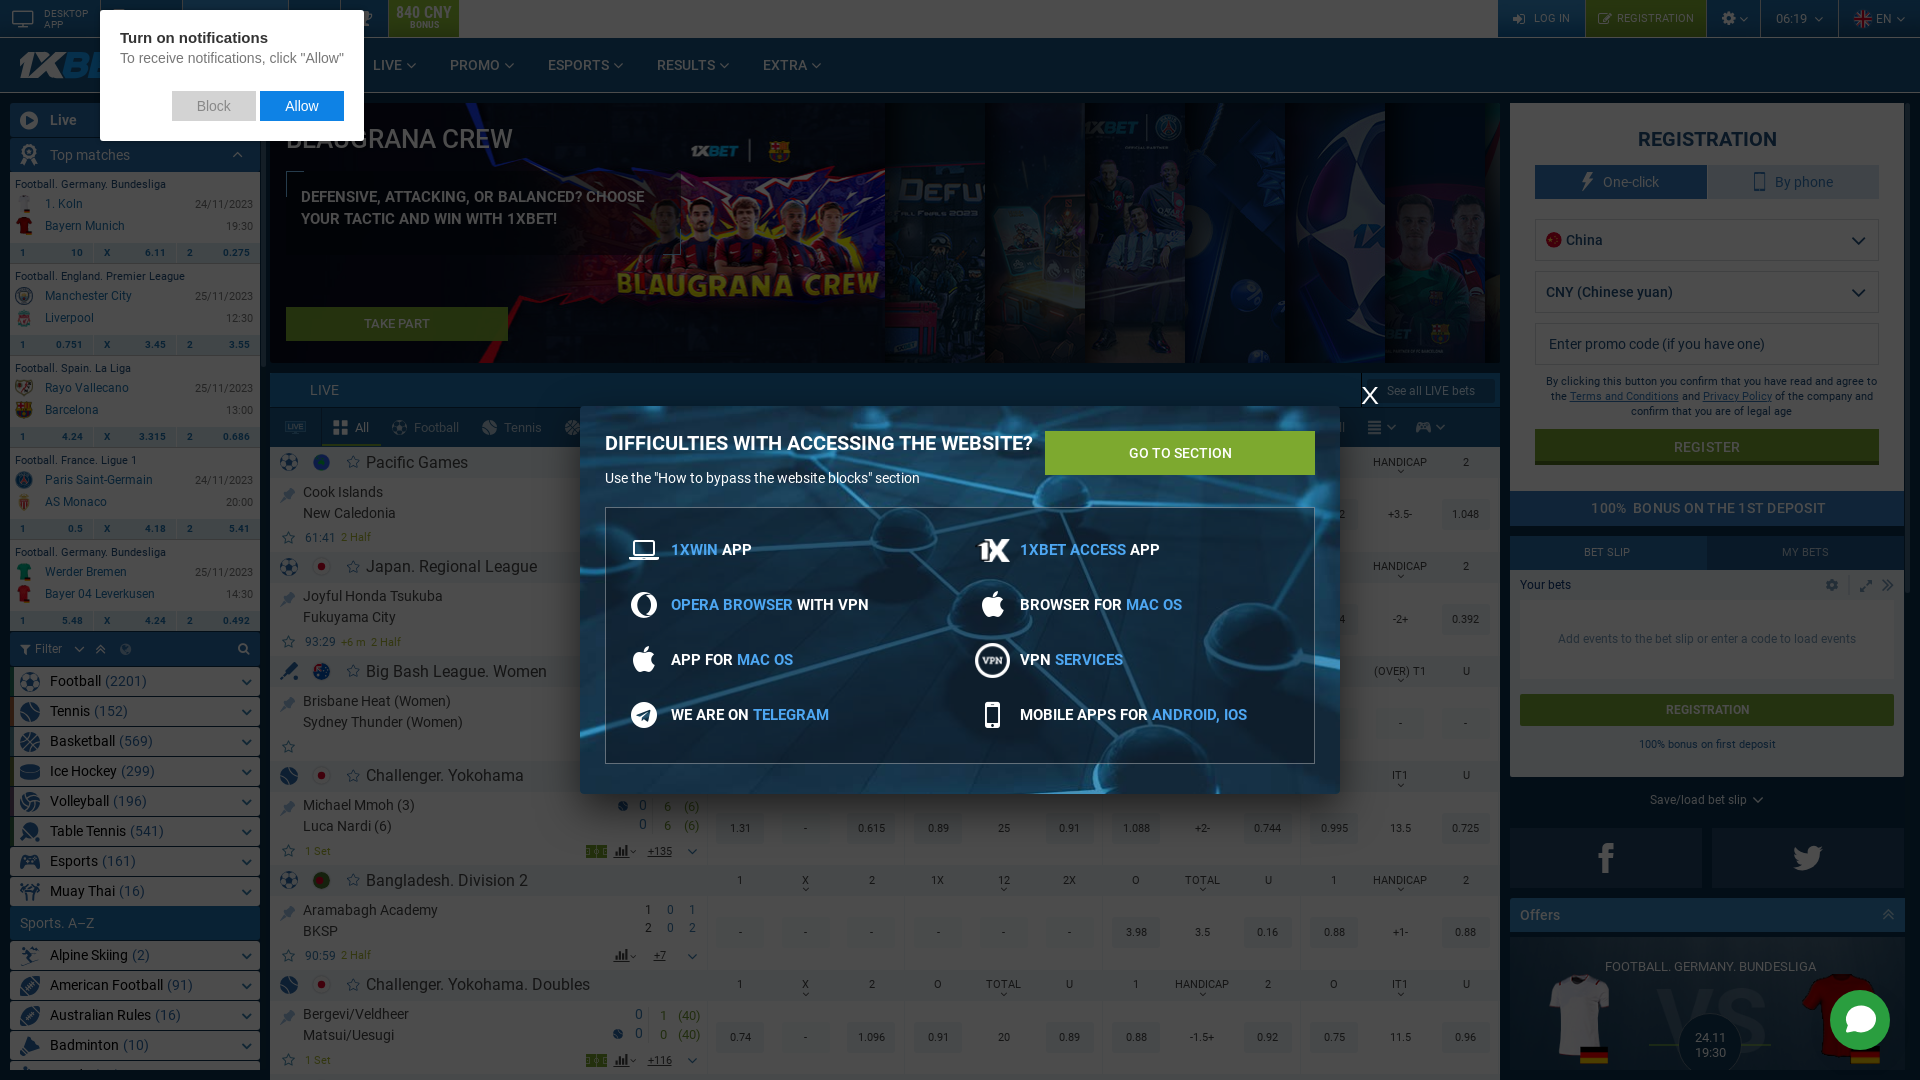 The width and height of the screenshot is (1920, 1080). I want to click on 'Rayo Vallecano. Madrid', so click(24, 388).